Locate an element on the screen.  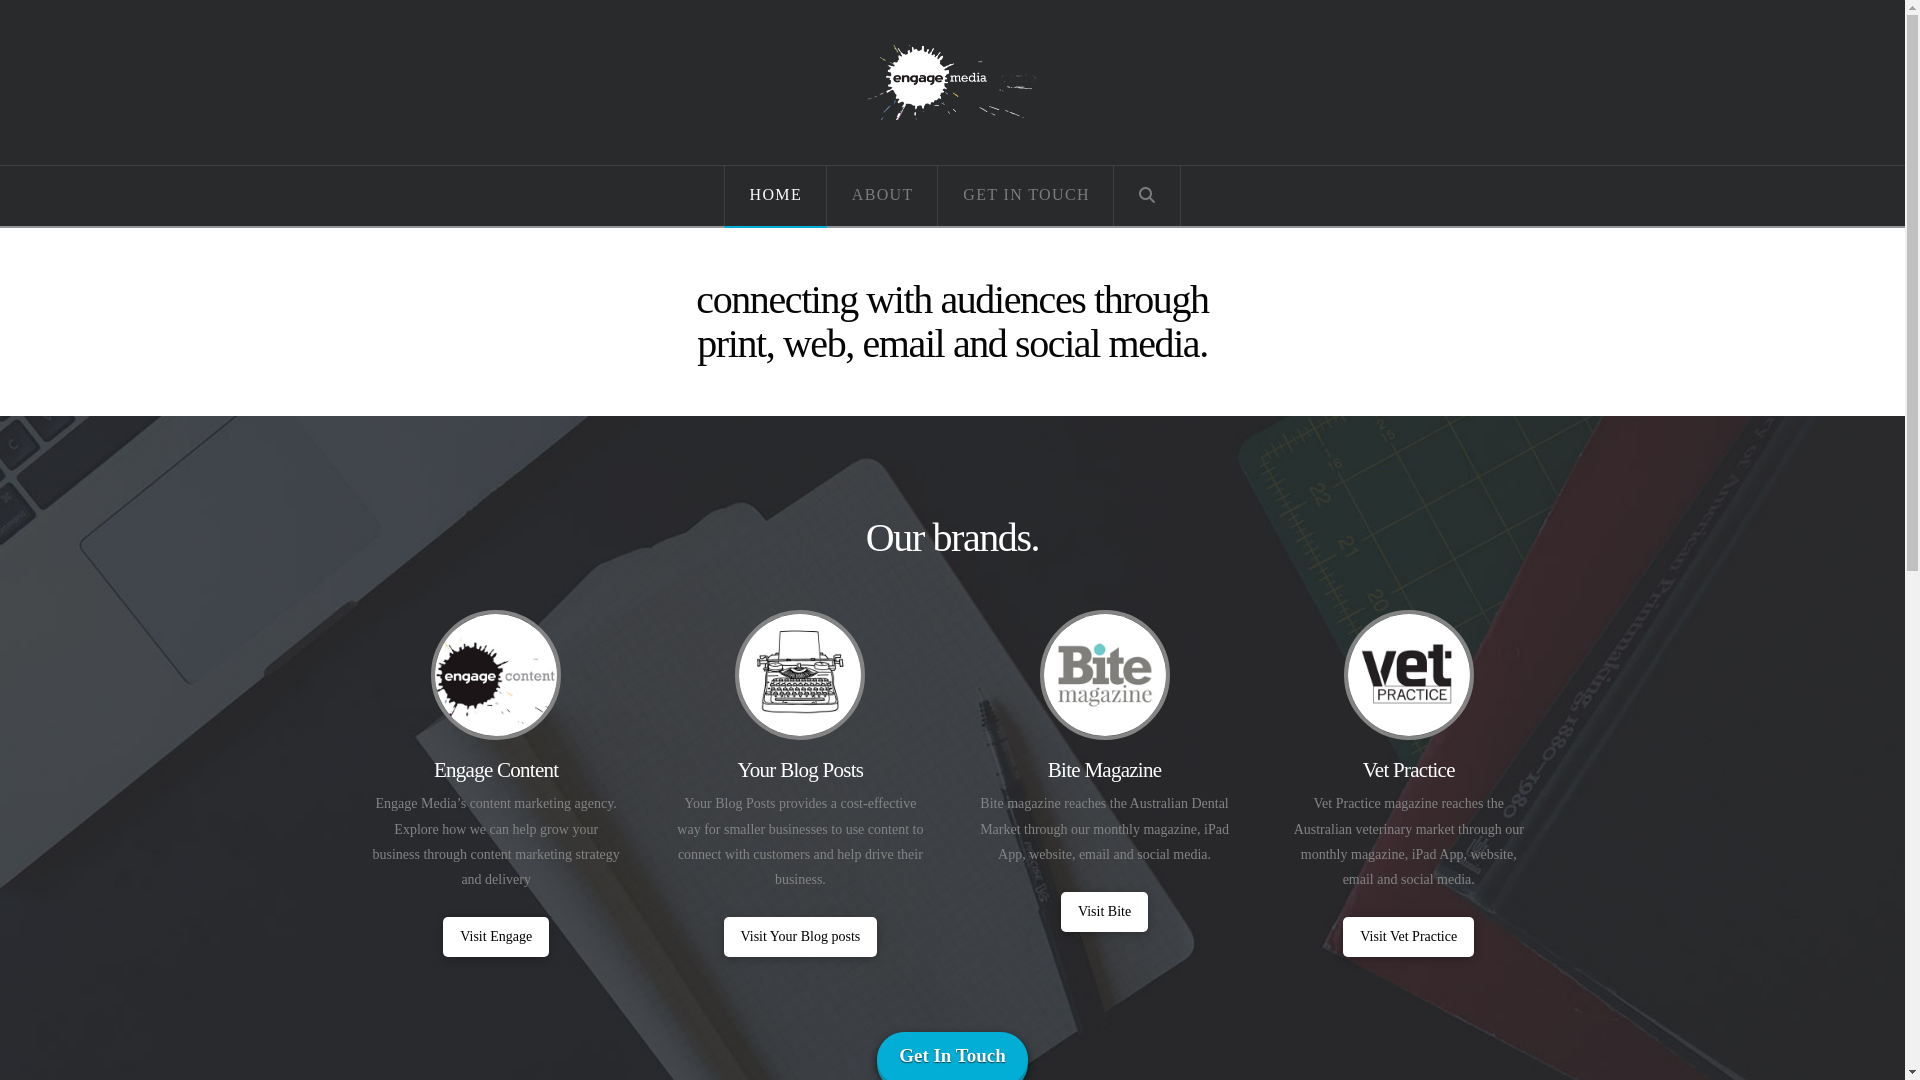
'Visit Vet Practice' is located at coordinates (1407, 937).